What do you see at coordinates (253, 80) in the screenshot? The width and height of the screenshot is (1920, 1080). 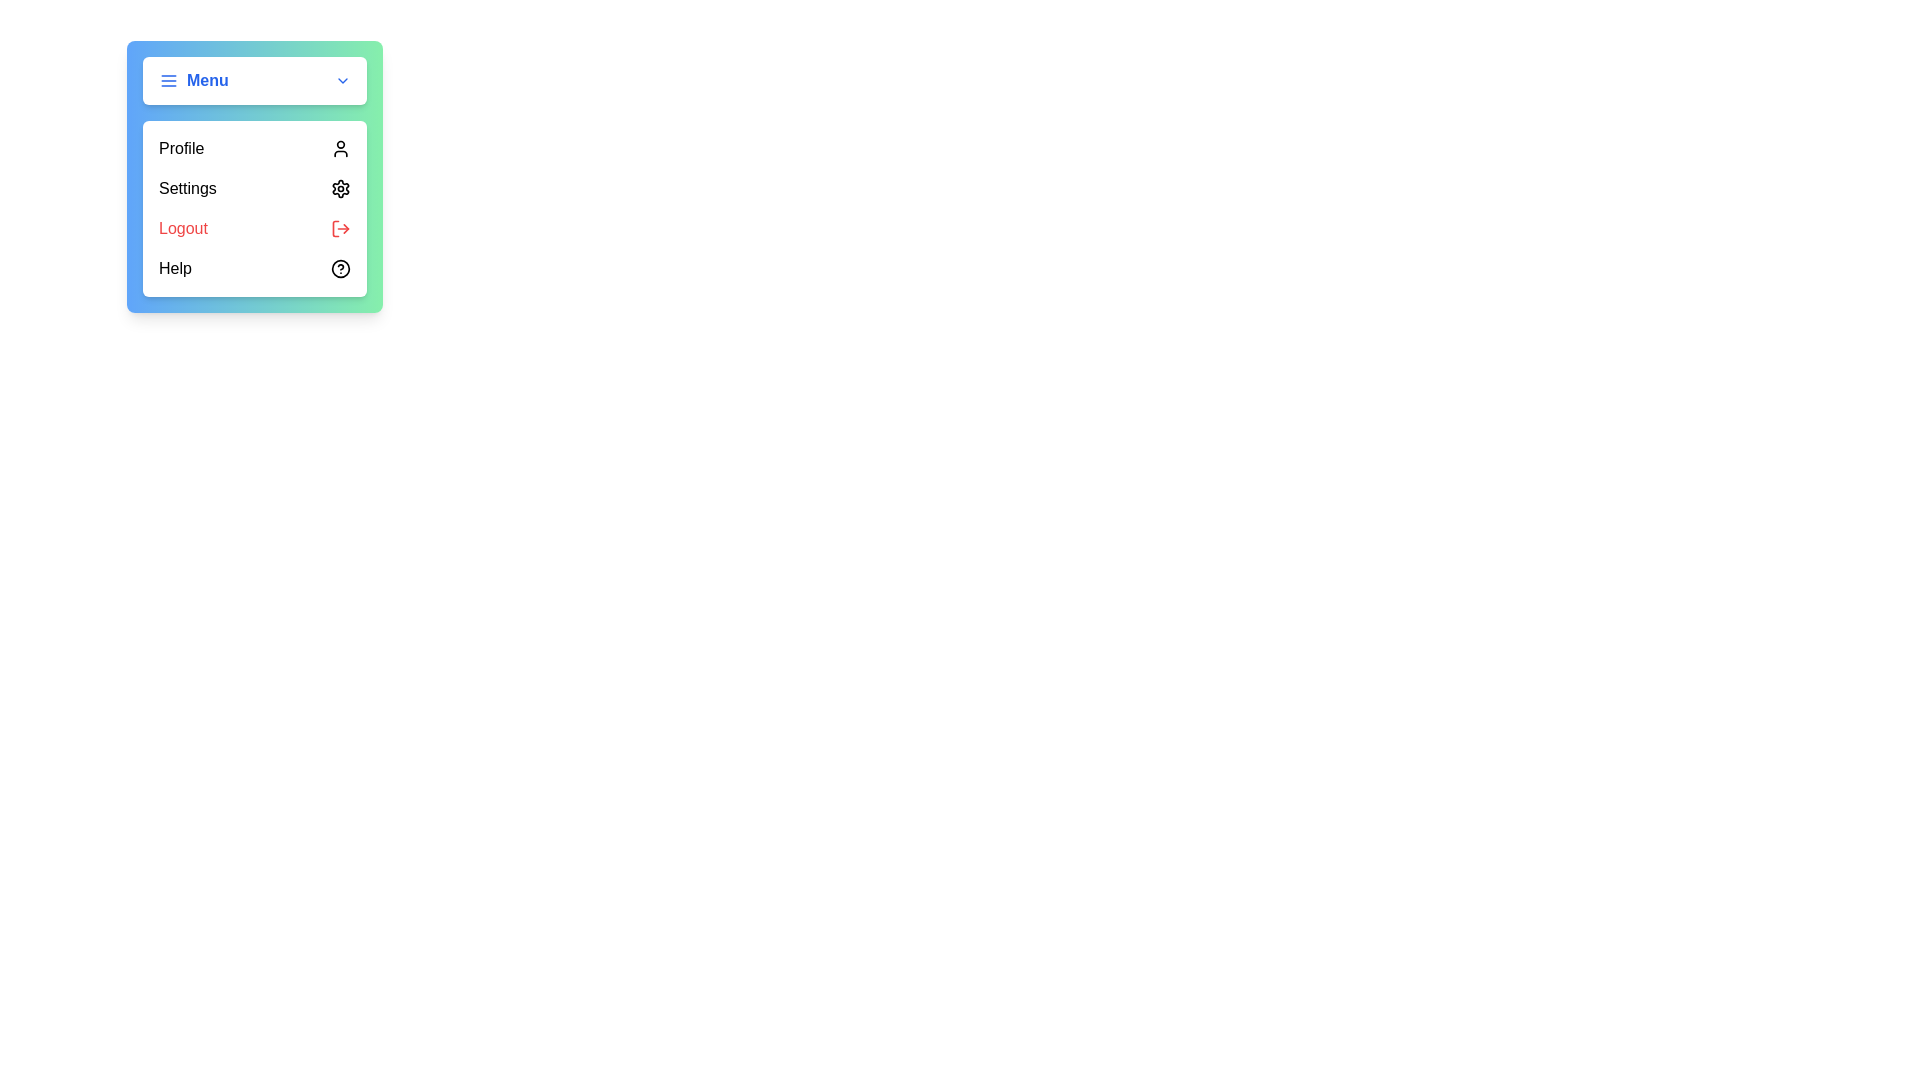 I see `the menu button to toggle the dropdown visibility` at bounding box center [253, 80].